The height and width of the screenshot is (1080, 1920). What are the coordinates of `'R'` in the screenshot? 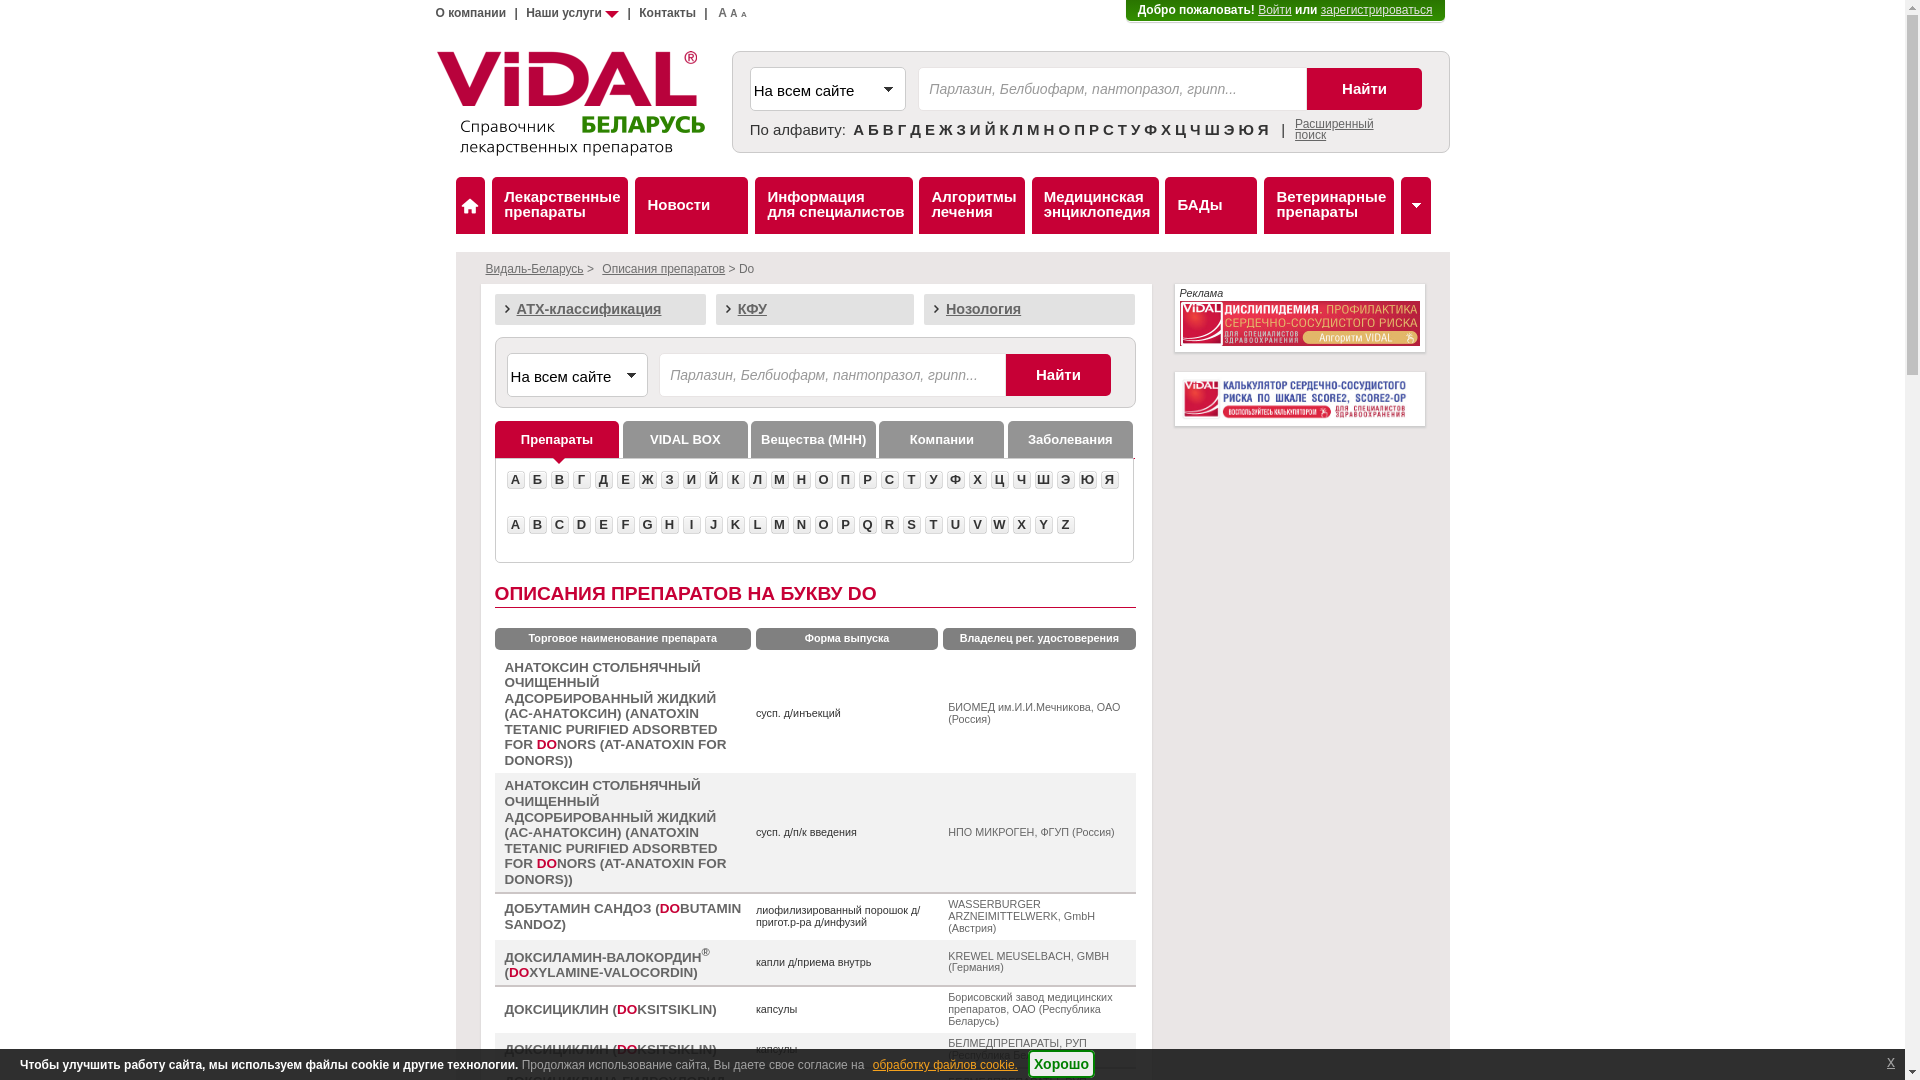 It's located at (887, 523).